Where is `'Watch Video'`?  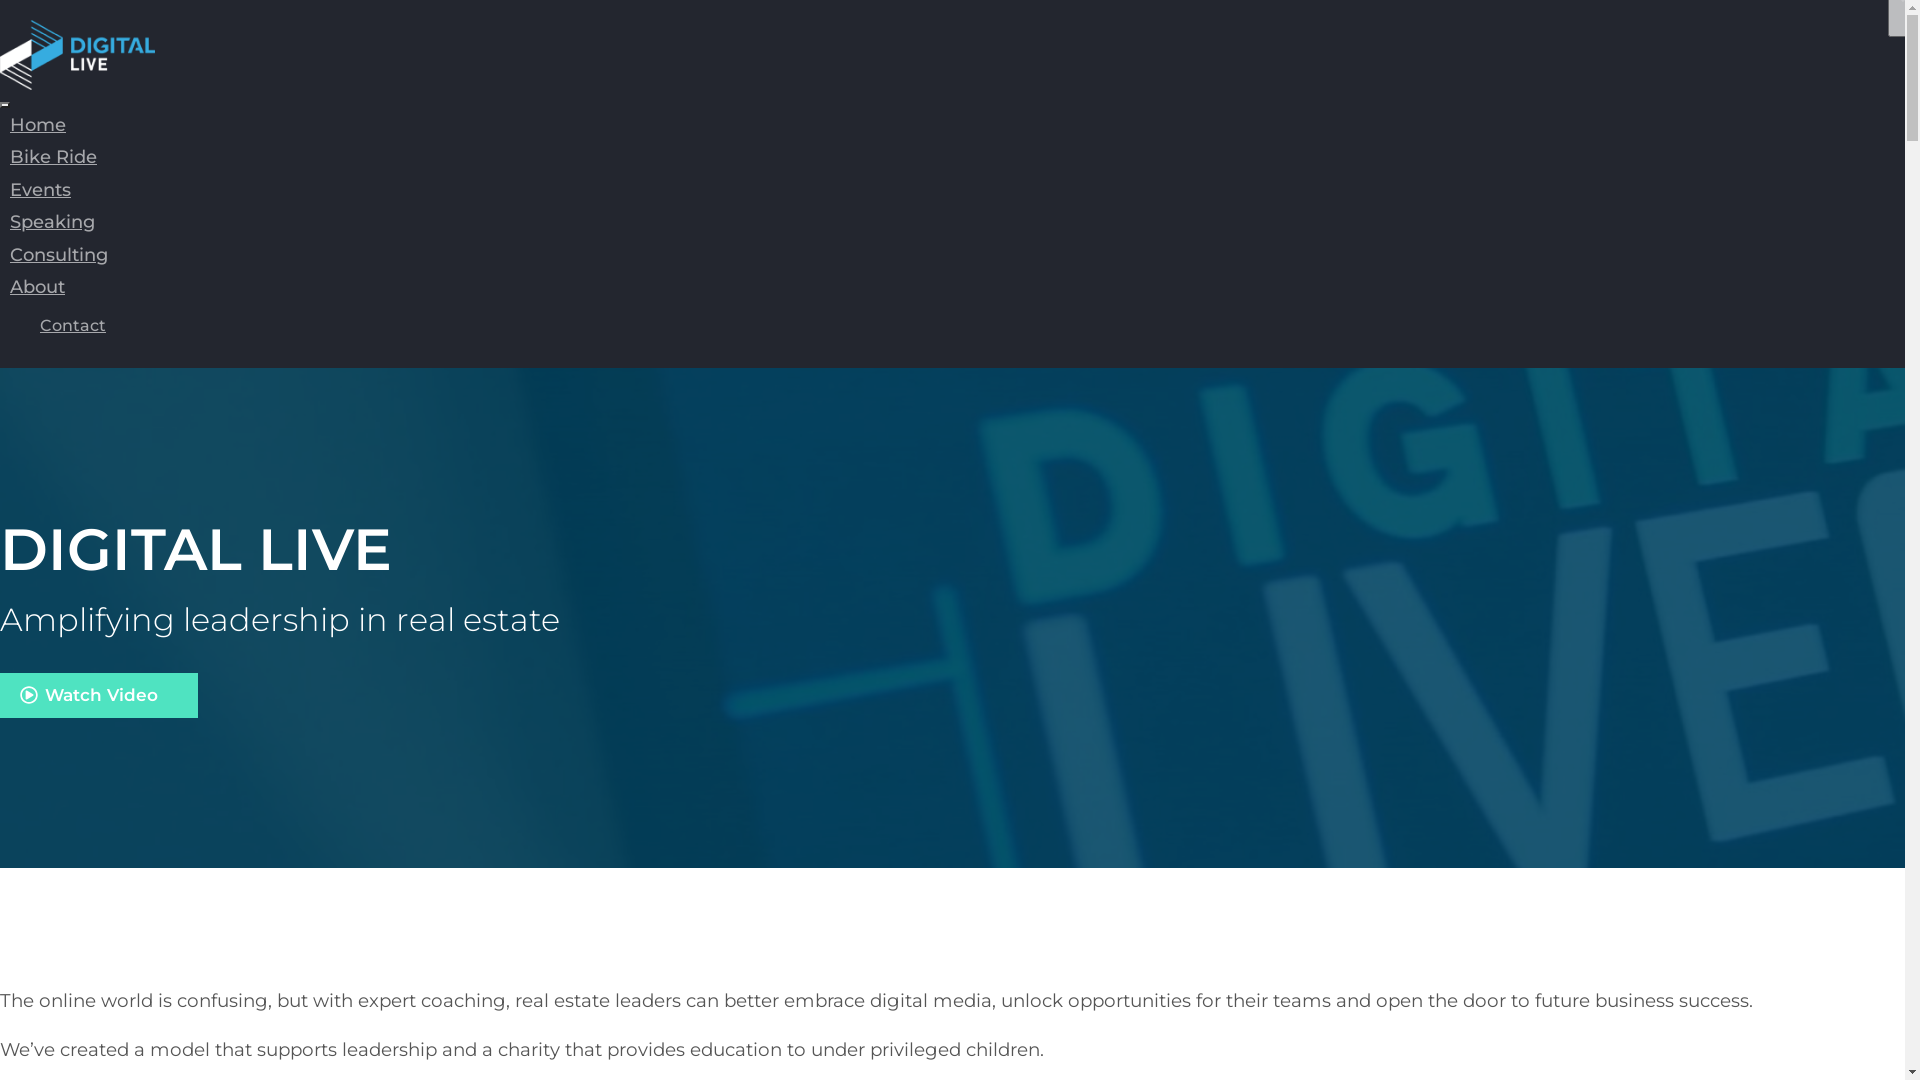 'Watch Video' is located at coordinates (98, 694).